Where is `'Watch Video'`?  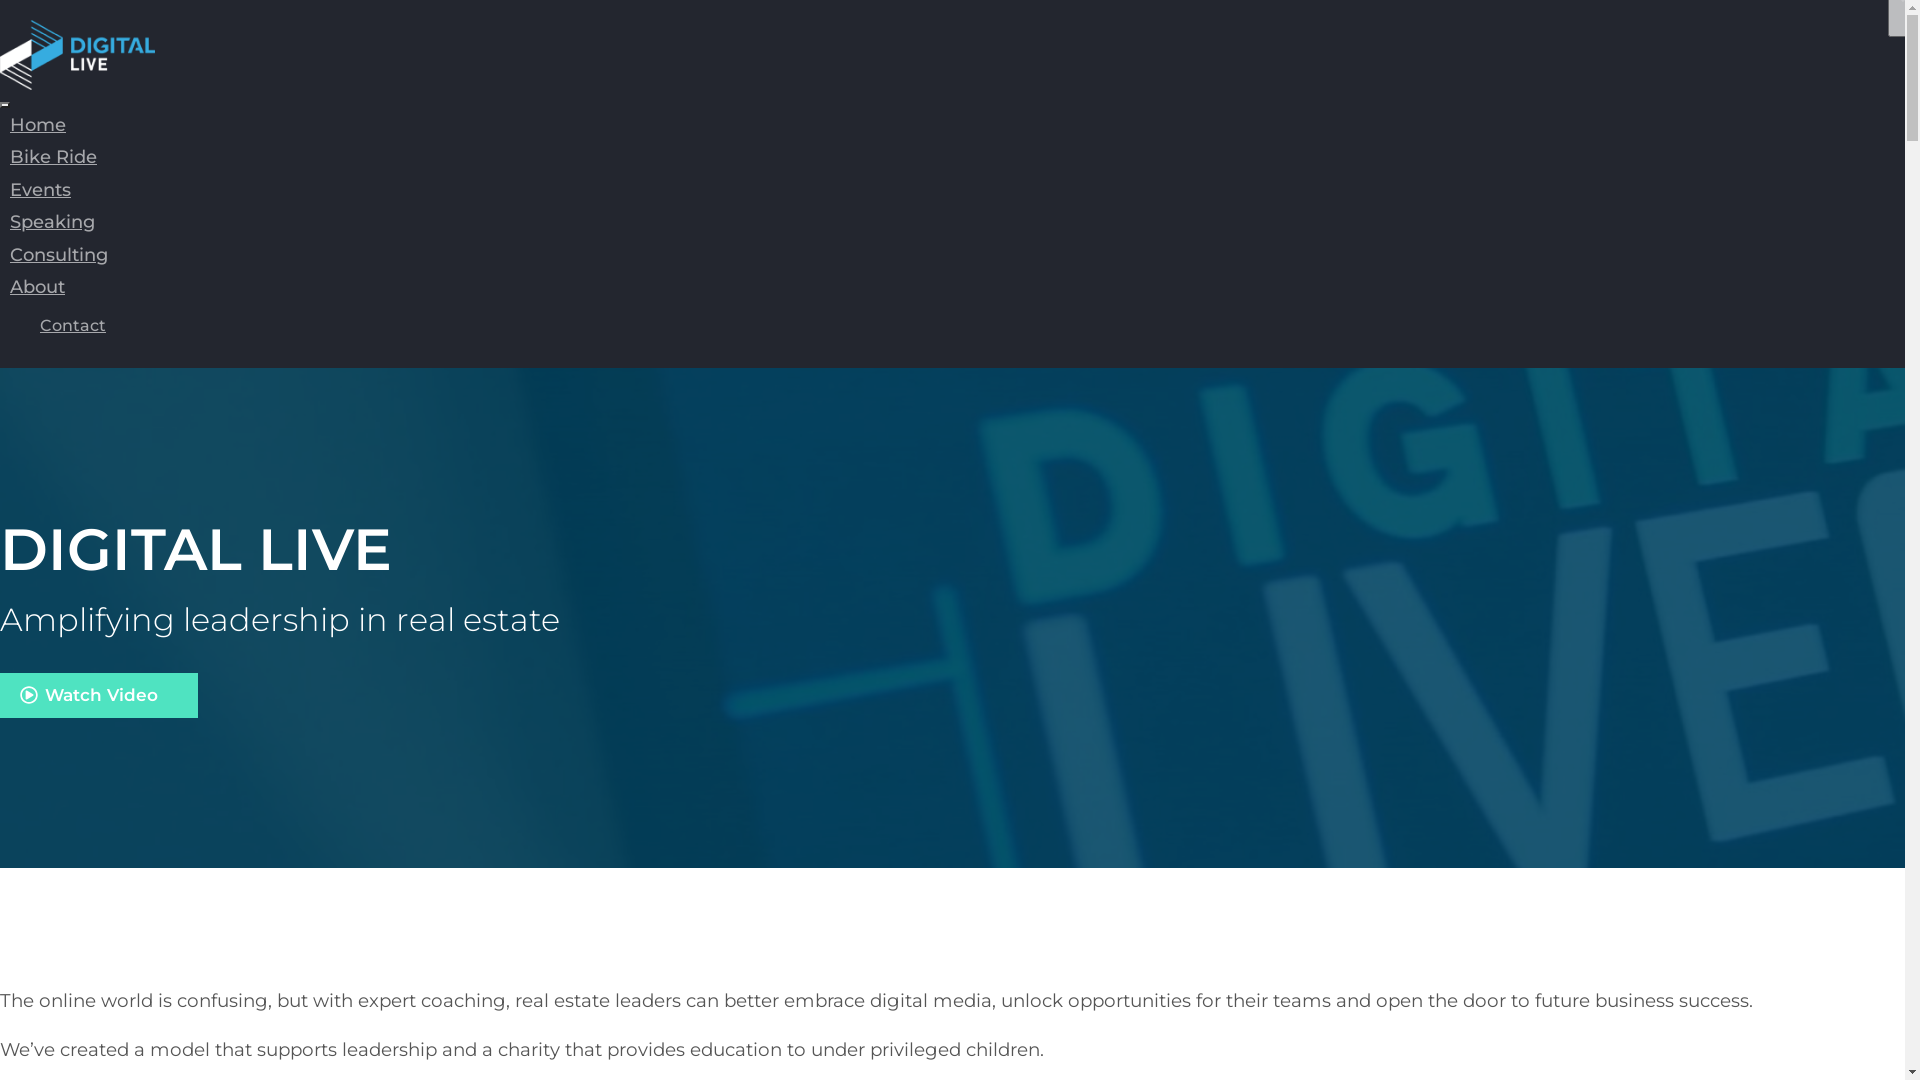 'Watch Video' is located at coordinates (98, 694).